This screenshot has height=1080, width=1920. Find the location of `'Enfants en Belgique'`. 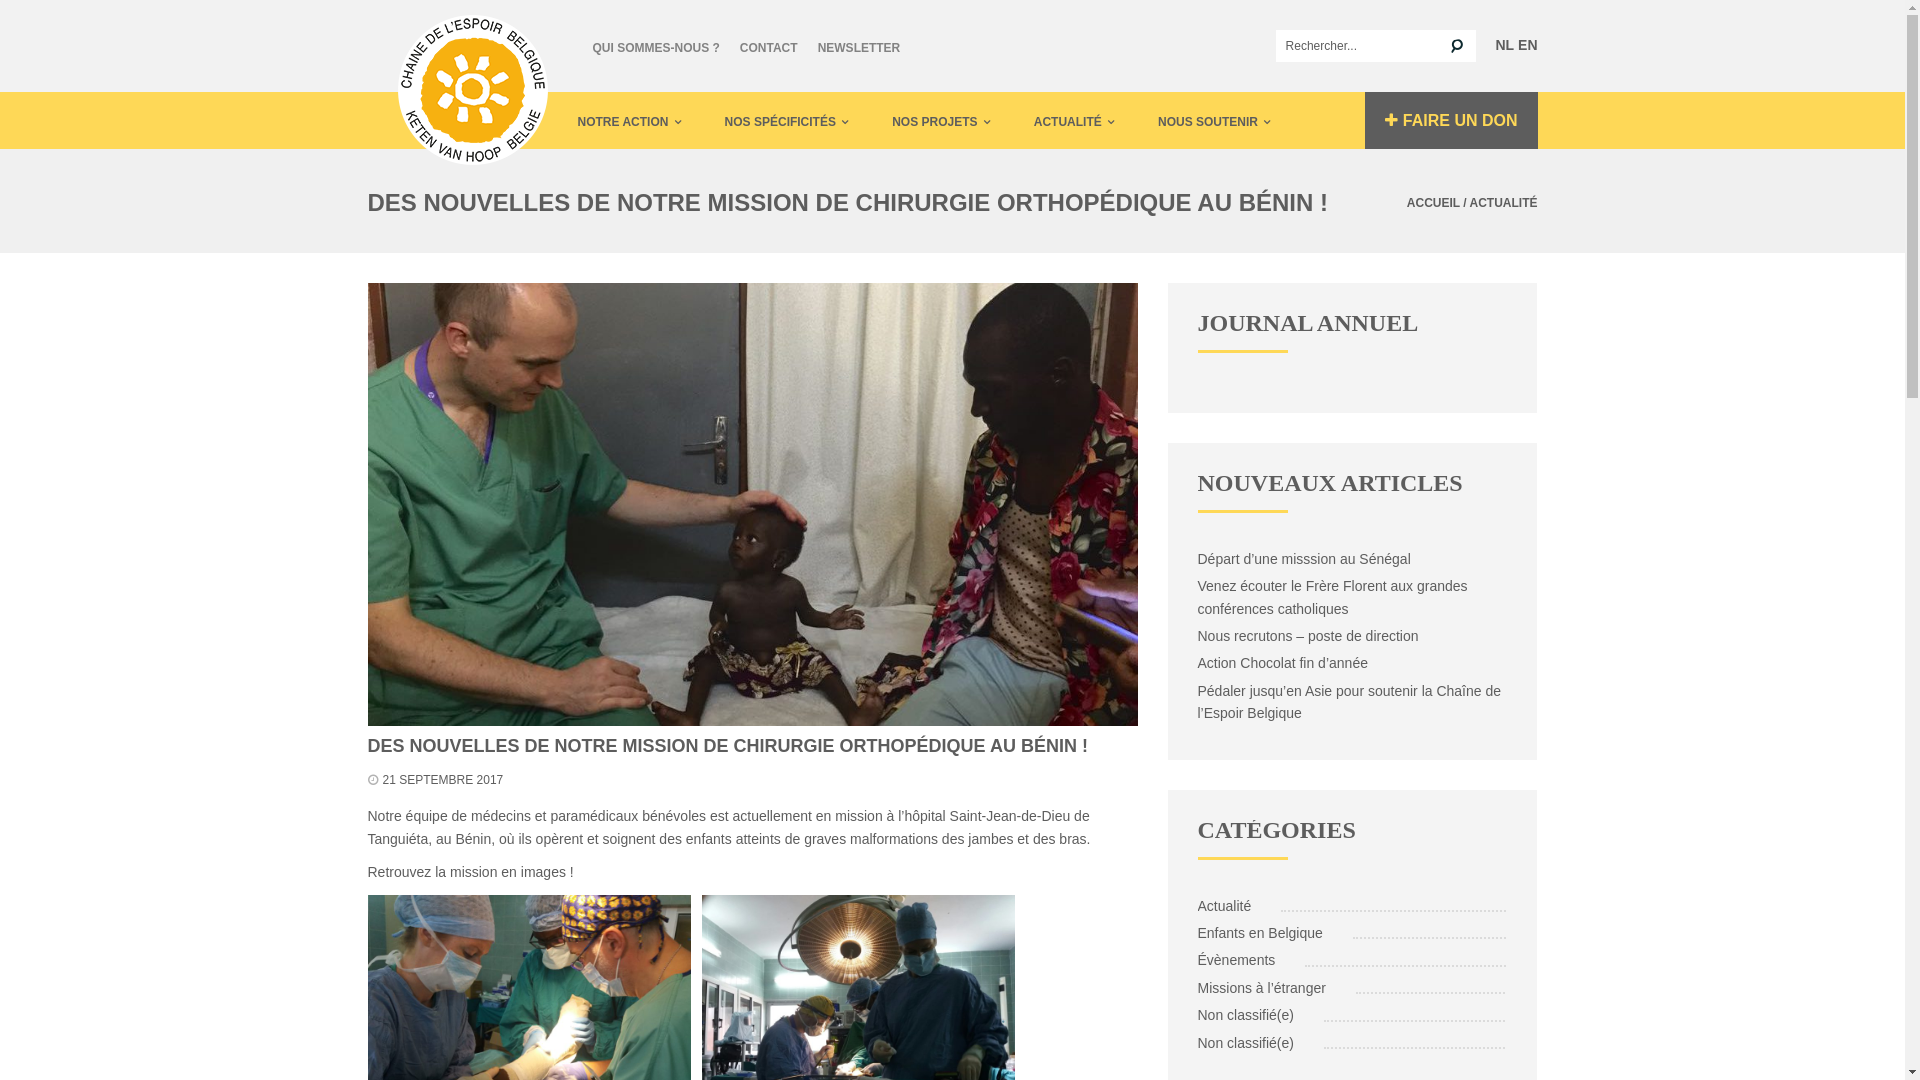

'Enfants en Belgique' is located at coordinates (1261, 933).